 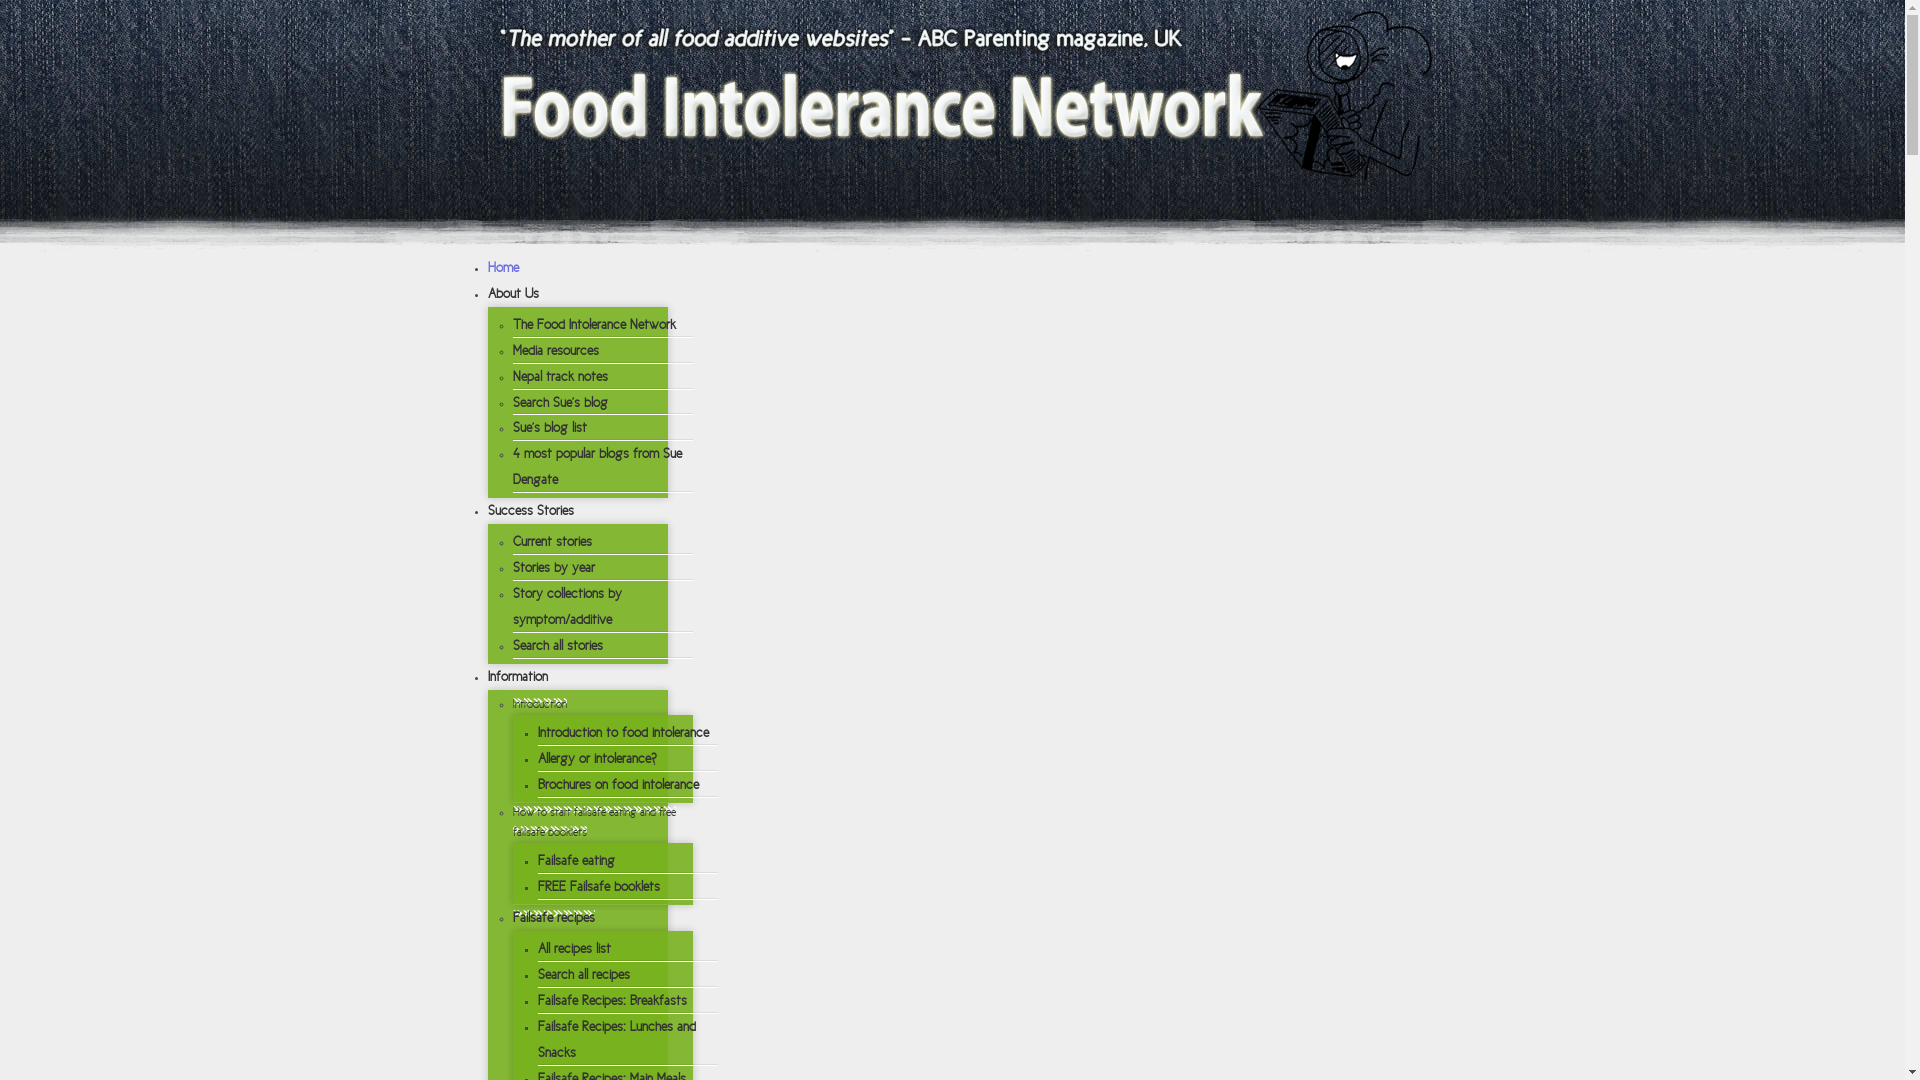 I want to click on 'Quick quiz: what's wrong with this label?', so click(x=652, y=918).